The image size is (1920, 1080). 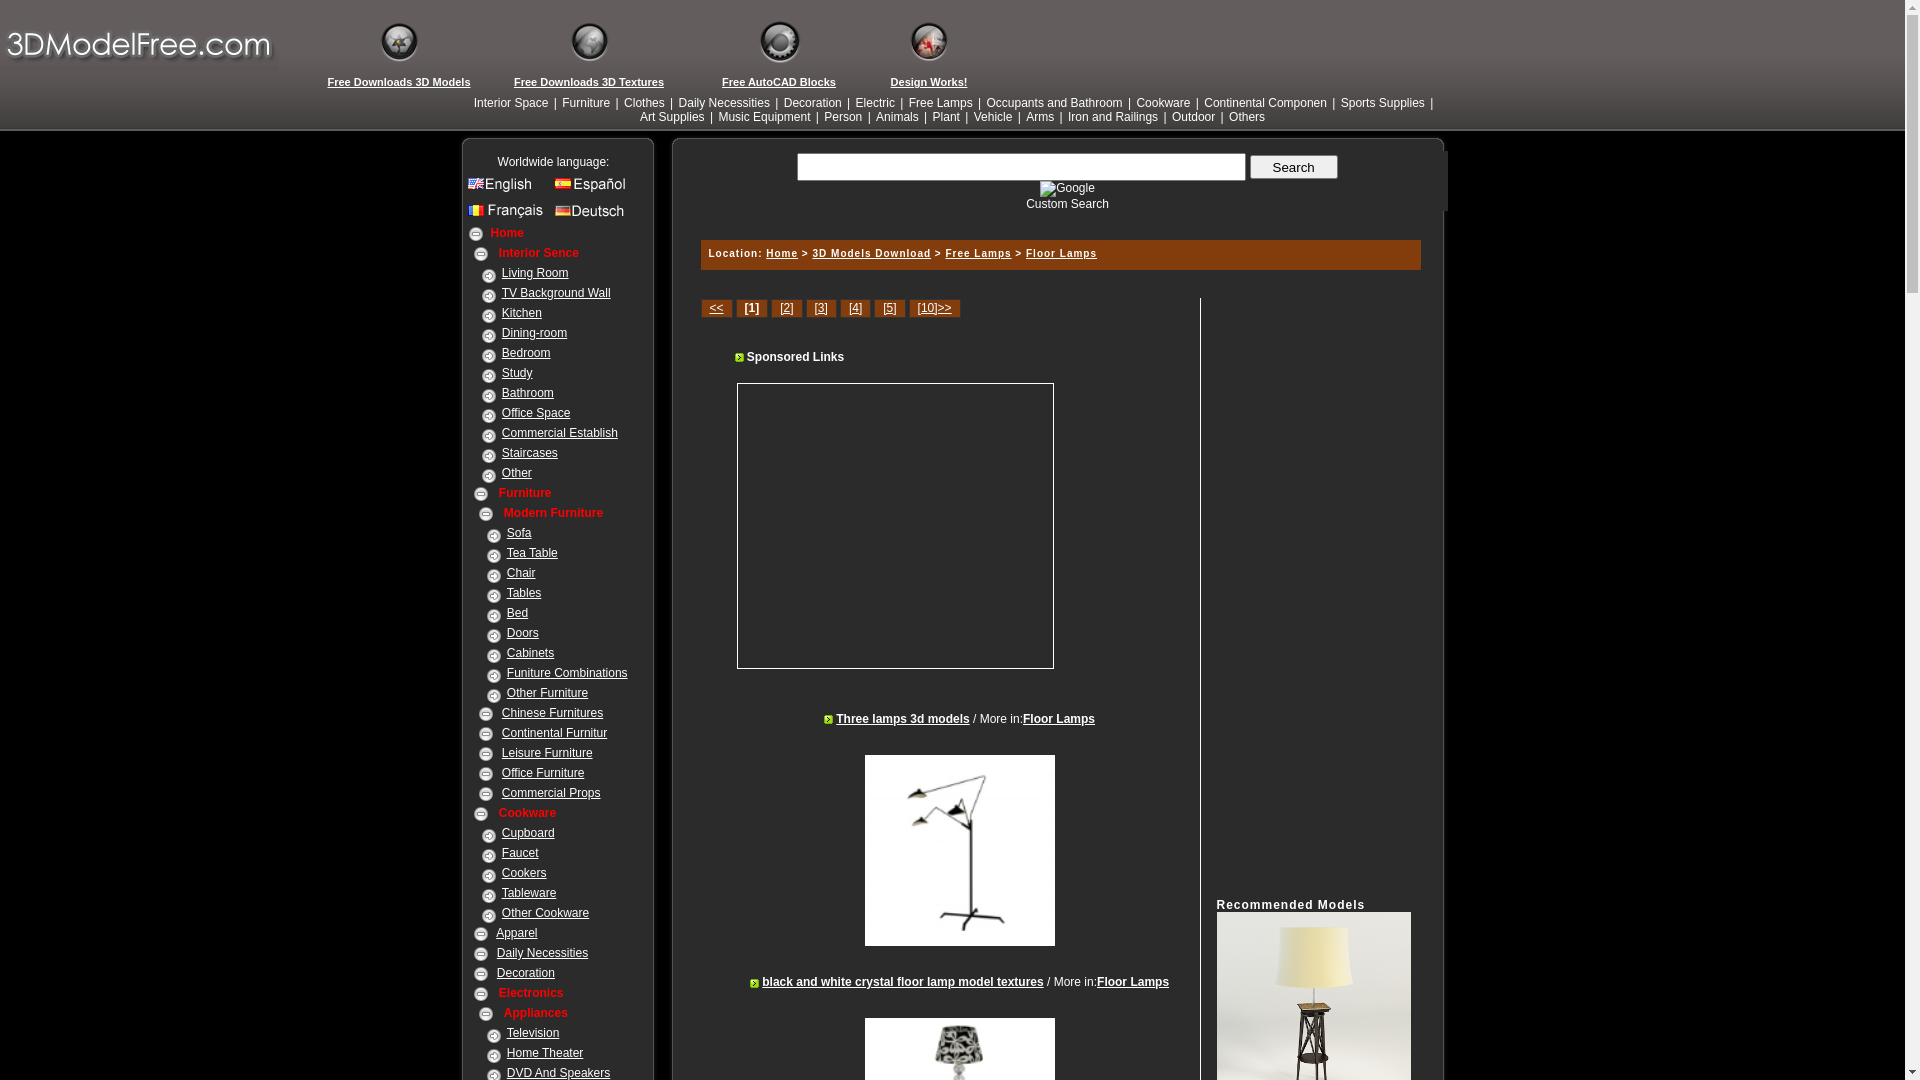 I want to click on 'Office Space', so click(x=536, y=411).